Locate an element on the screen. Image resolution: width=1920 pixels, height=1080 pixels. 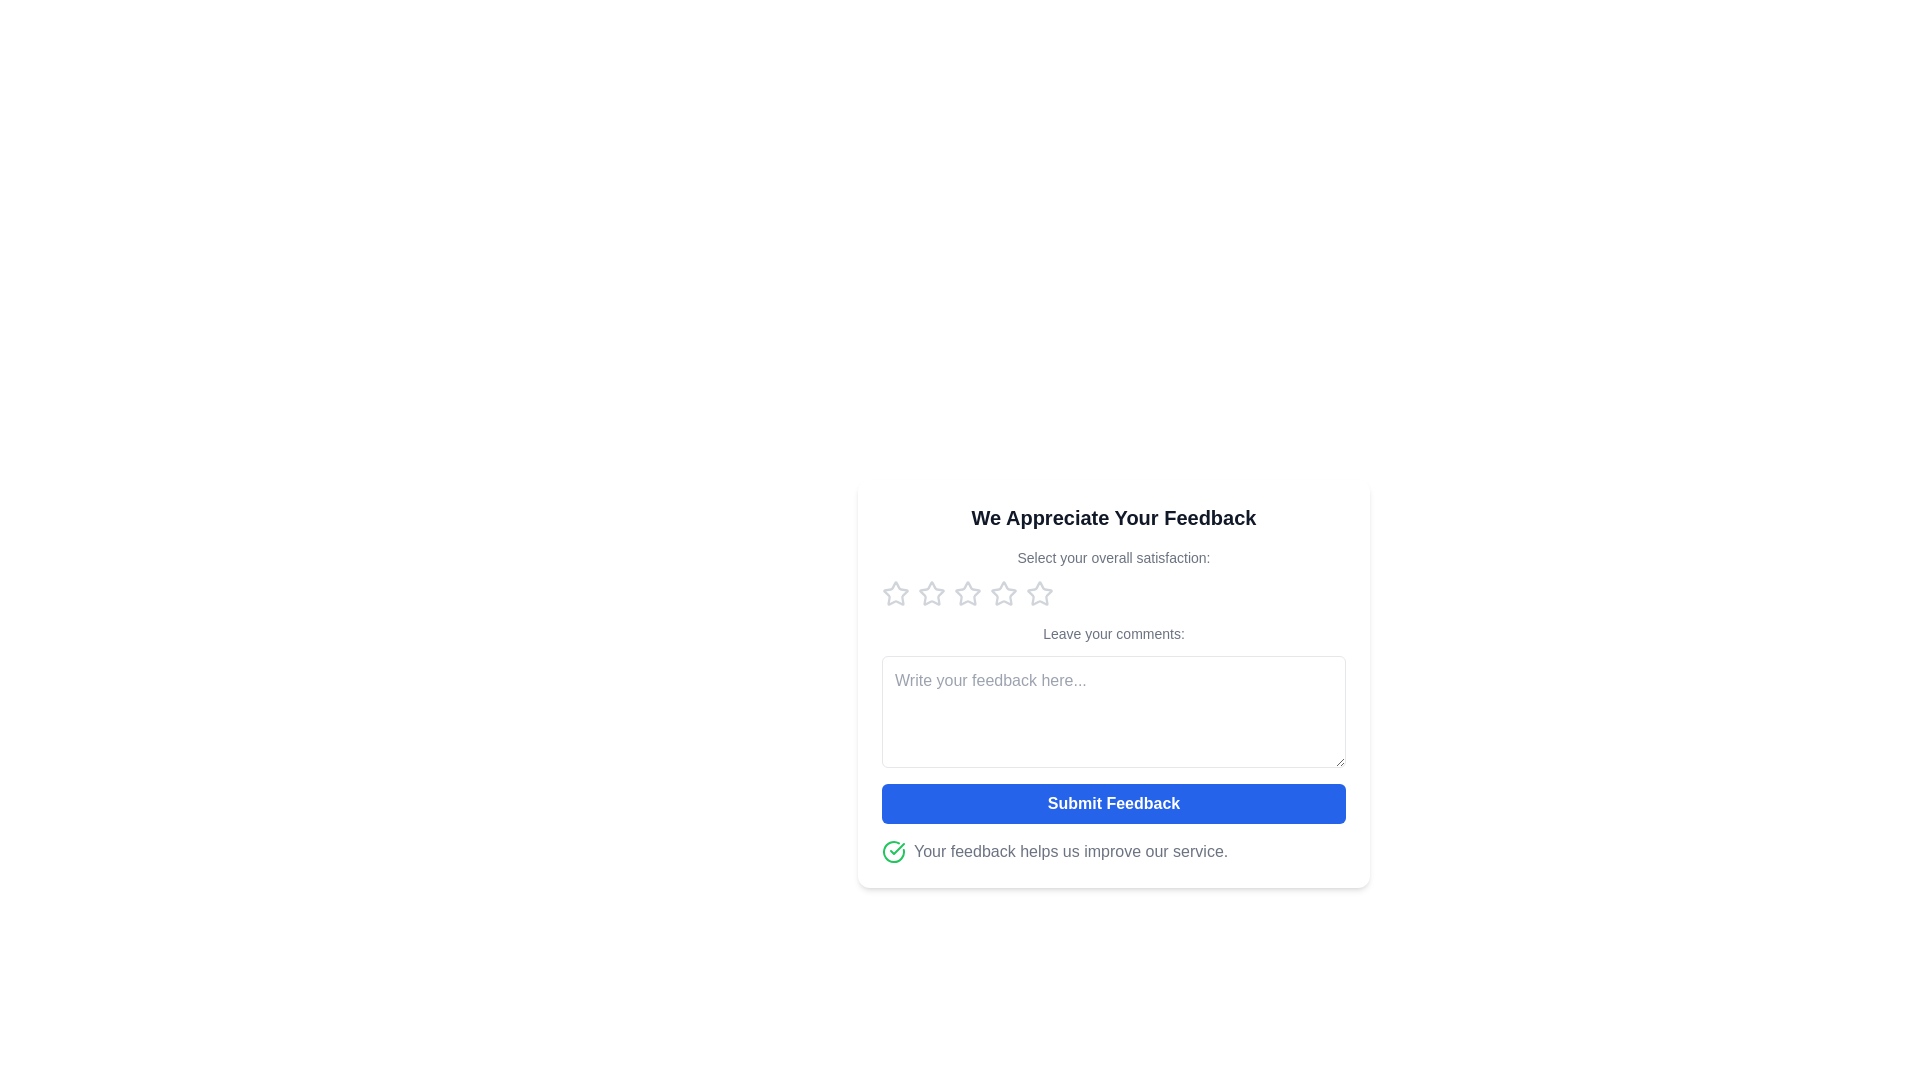
the informational text that indicates how user feedback contributes to service improvements, positioned below the 'Submit Feedback' button and to the right of a green checkmark icon is located at coordinates (1070, 852).